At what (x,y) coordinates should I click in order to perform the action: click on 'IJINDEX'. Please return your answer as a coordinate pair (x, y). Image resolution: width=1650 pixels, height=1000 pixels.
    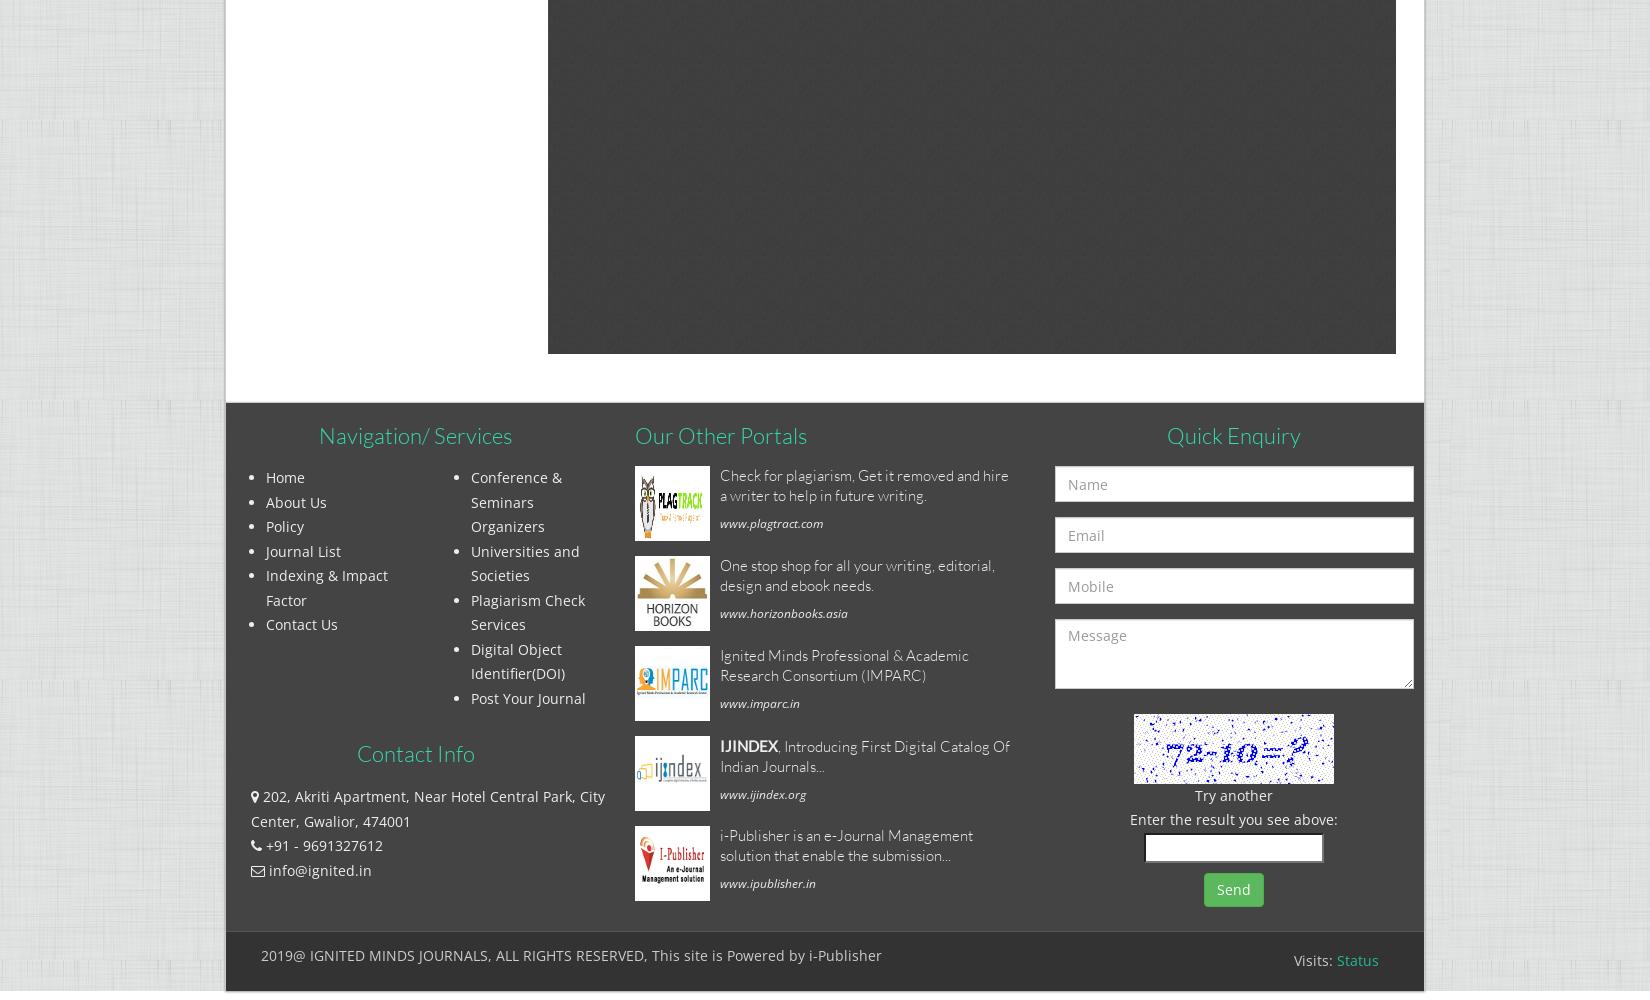
    Looking at the image, I should click on (747, 745).